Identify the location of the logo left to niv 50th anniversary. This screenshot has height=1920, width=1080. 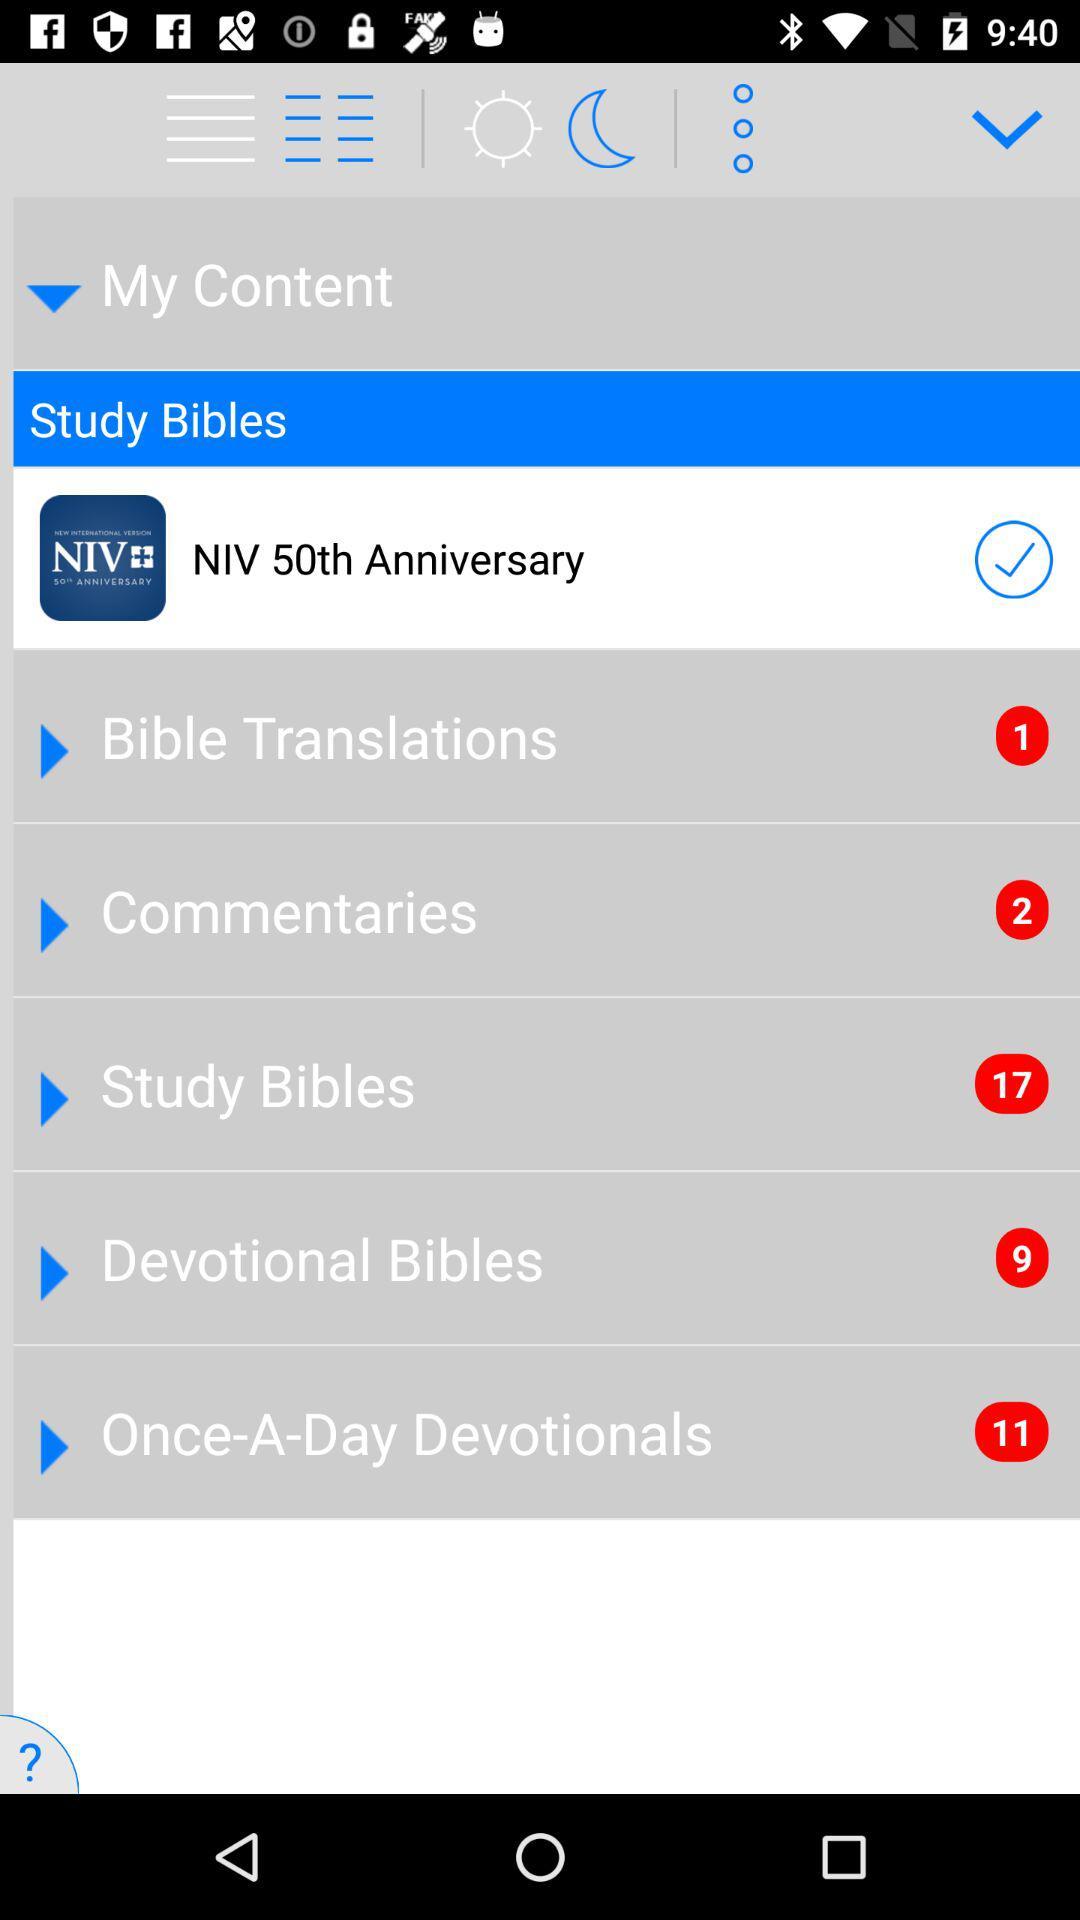
(103, 557).